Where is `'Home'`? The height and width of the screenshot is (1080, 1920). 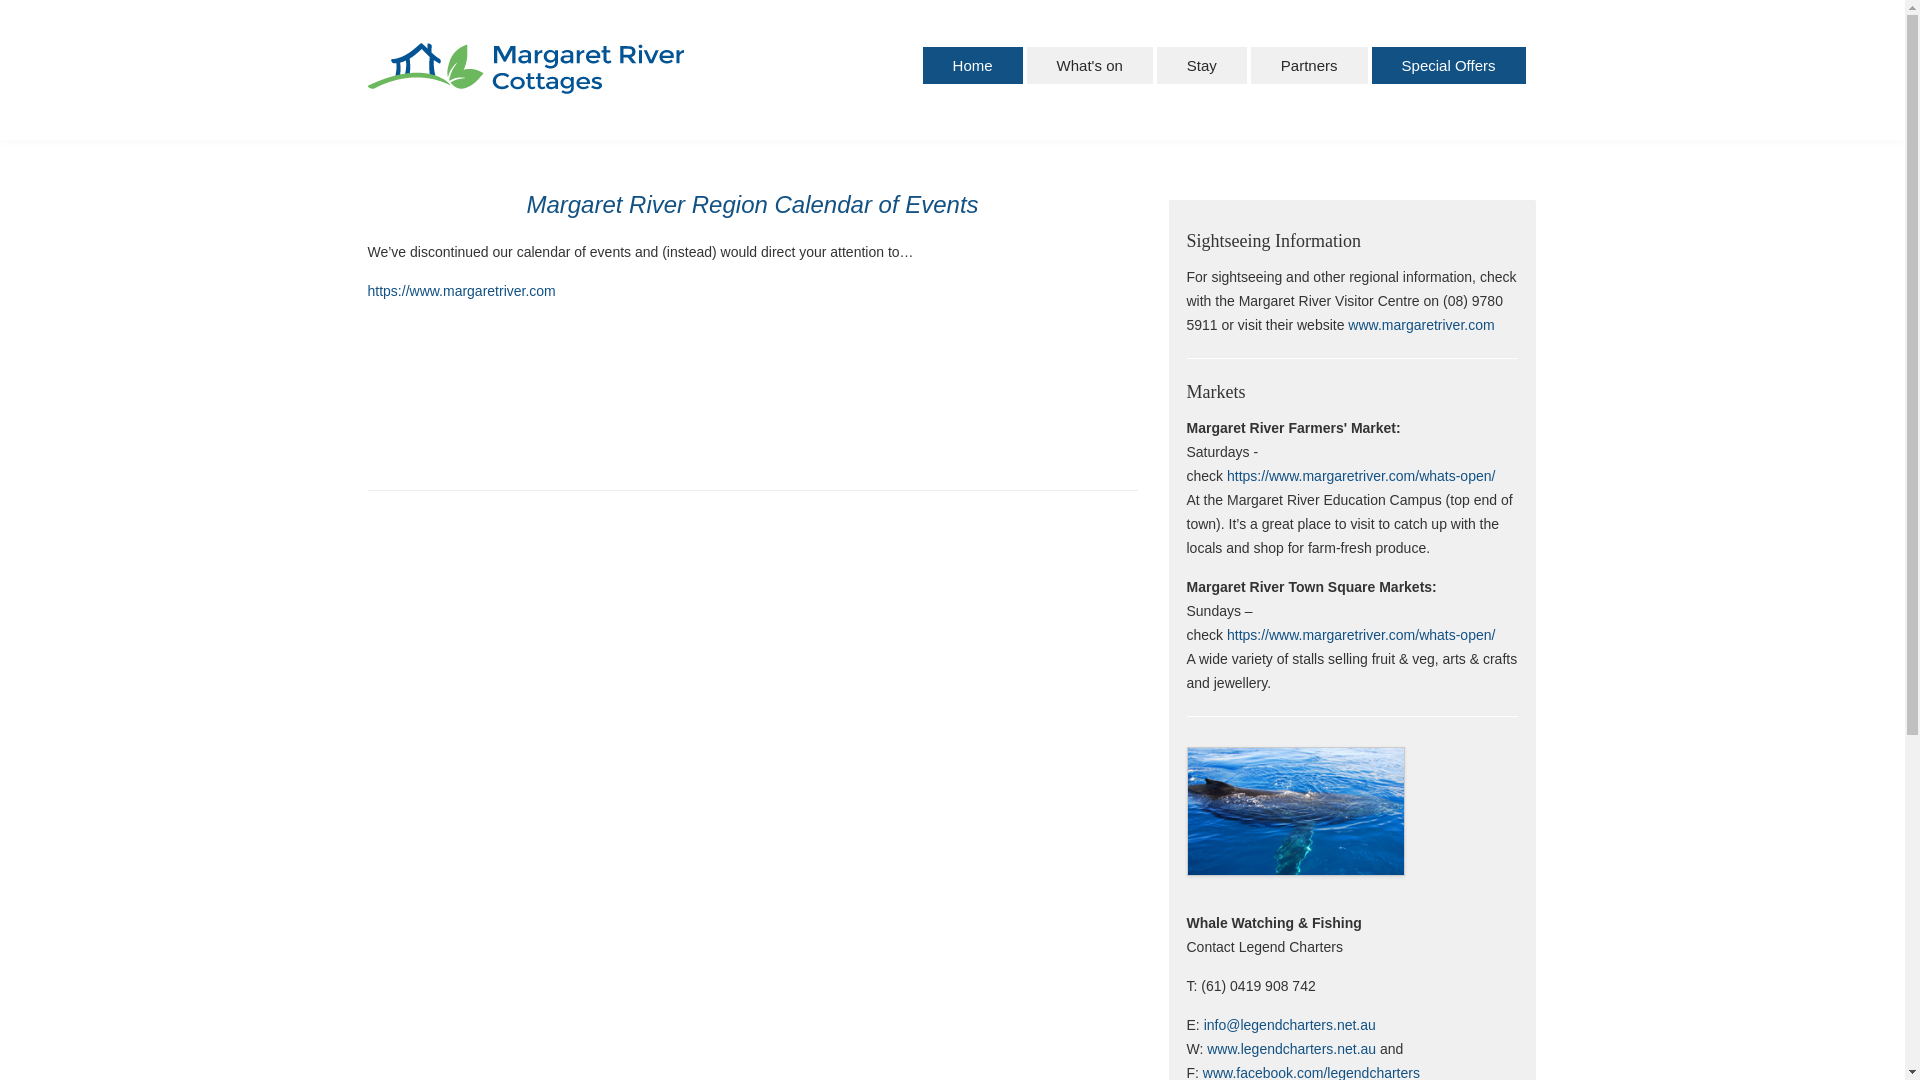
'Home' is located at coordinates (973, 64).